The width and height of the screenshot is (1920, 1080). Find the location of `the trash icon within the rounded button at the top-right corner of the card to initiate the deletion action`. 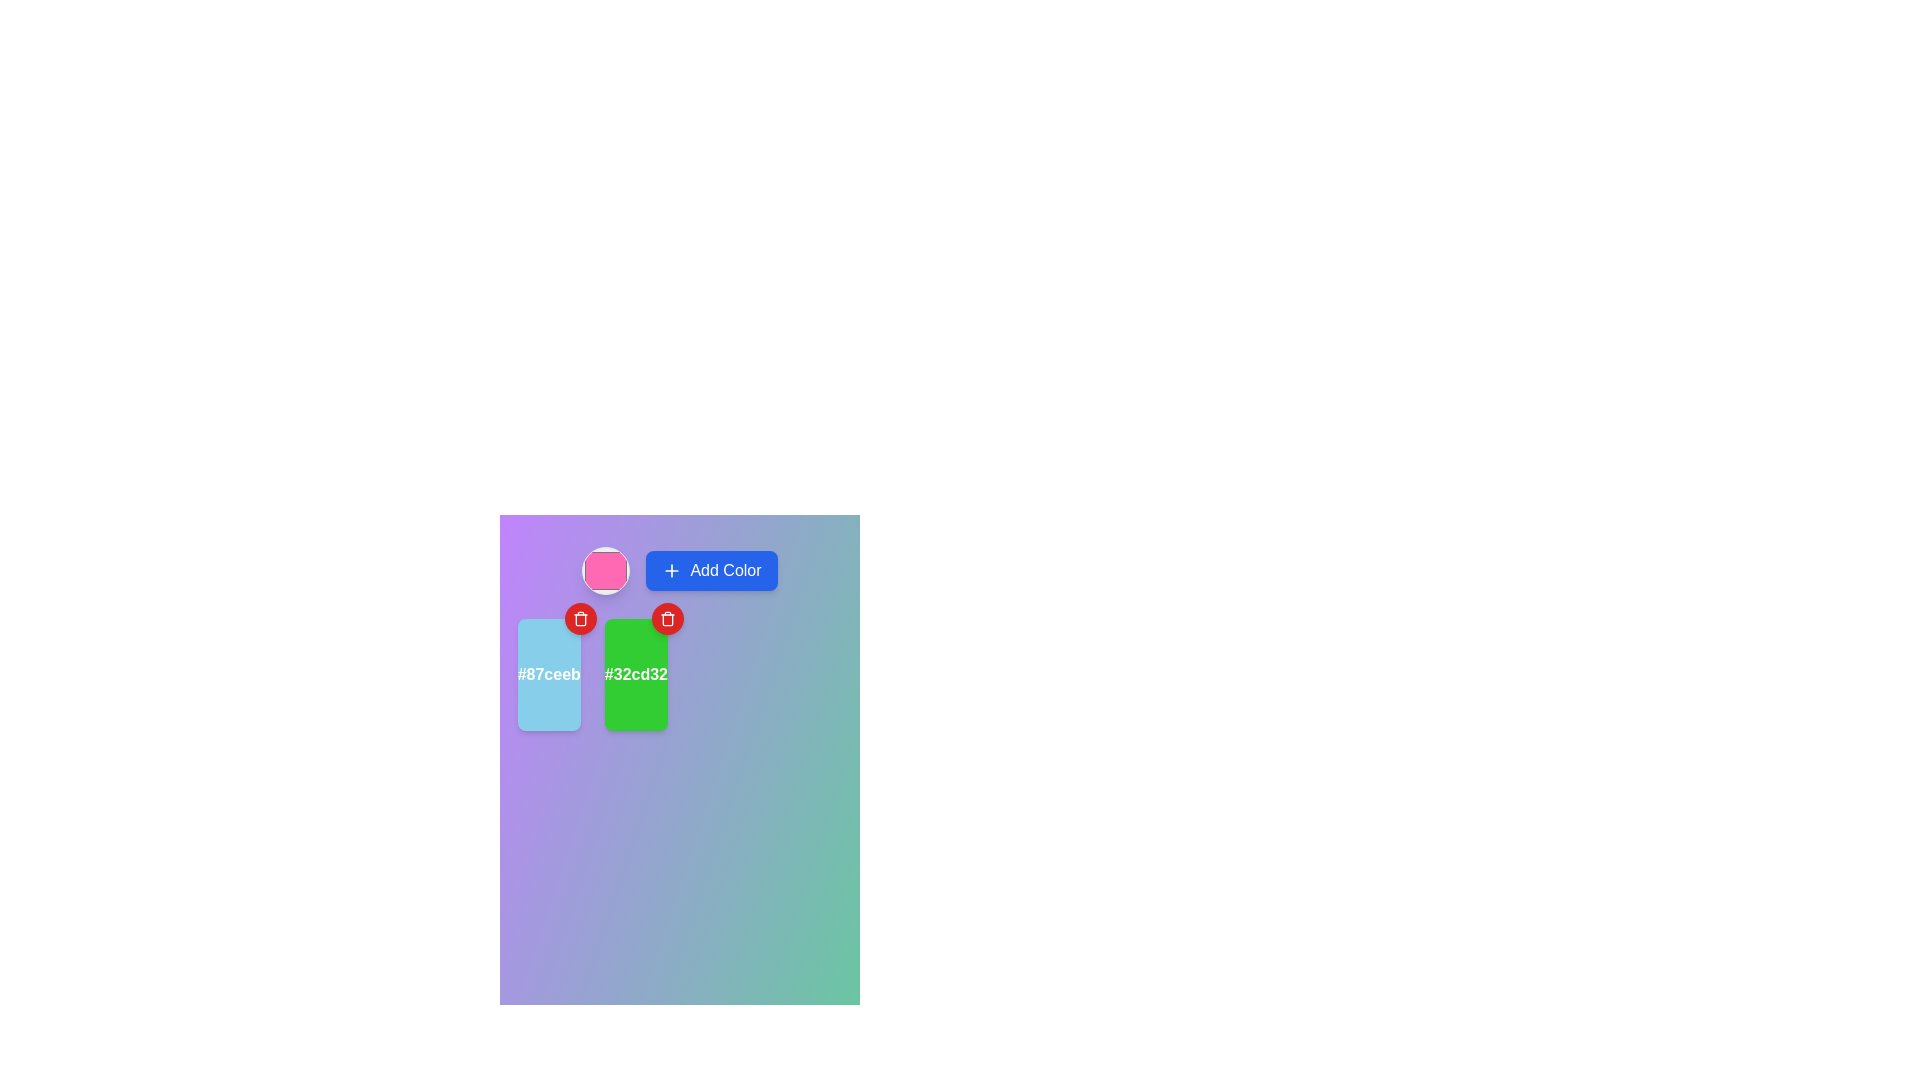

the trash icon within the rounded button at the top-right corner of the card to initiate the deletion action is located at coordinates (579, 617).